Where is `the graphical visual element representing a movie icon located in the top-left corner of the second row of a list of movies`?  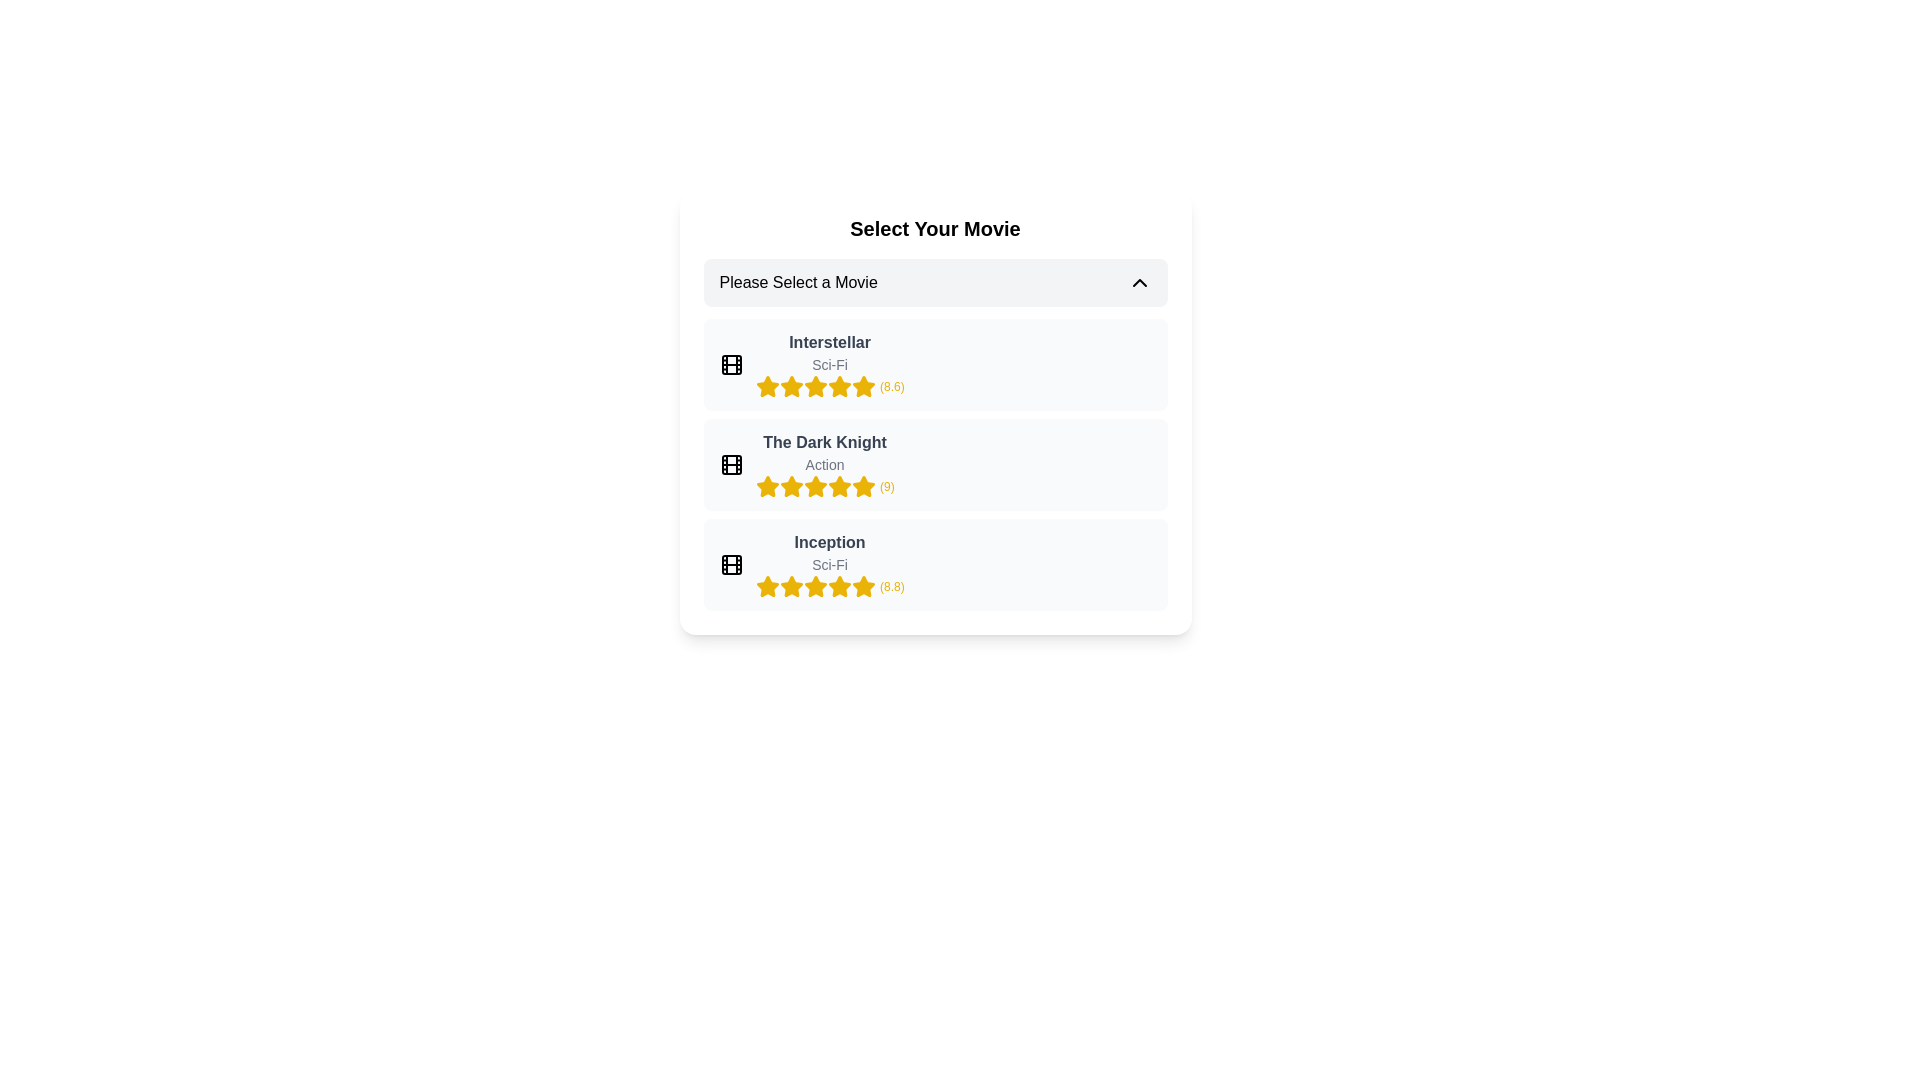
the graphical visual element representing a movie icon located in the top-left corner of the second row of a list of movies is located at coordinates (730, 465).